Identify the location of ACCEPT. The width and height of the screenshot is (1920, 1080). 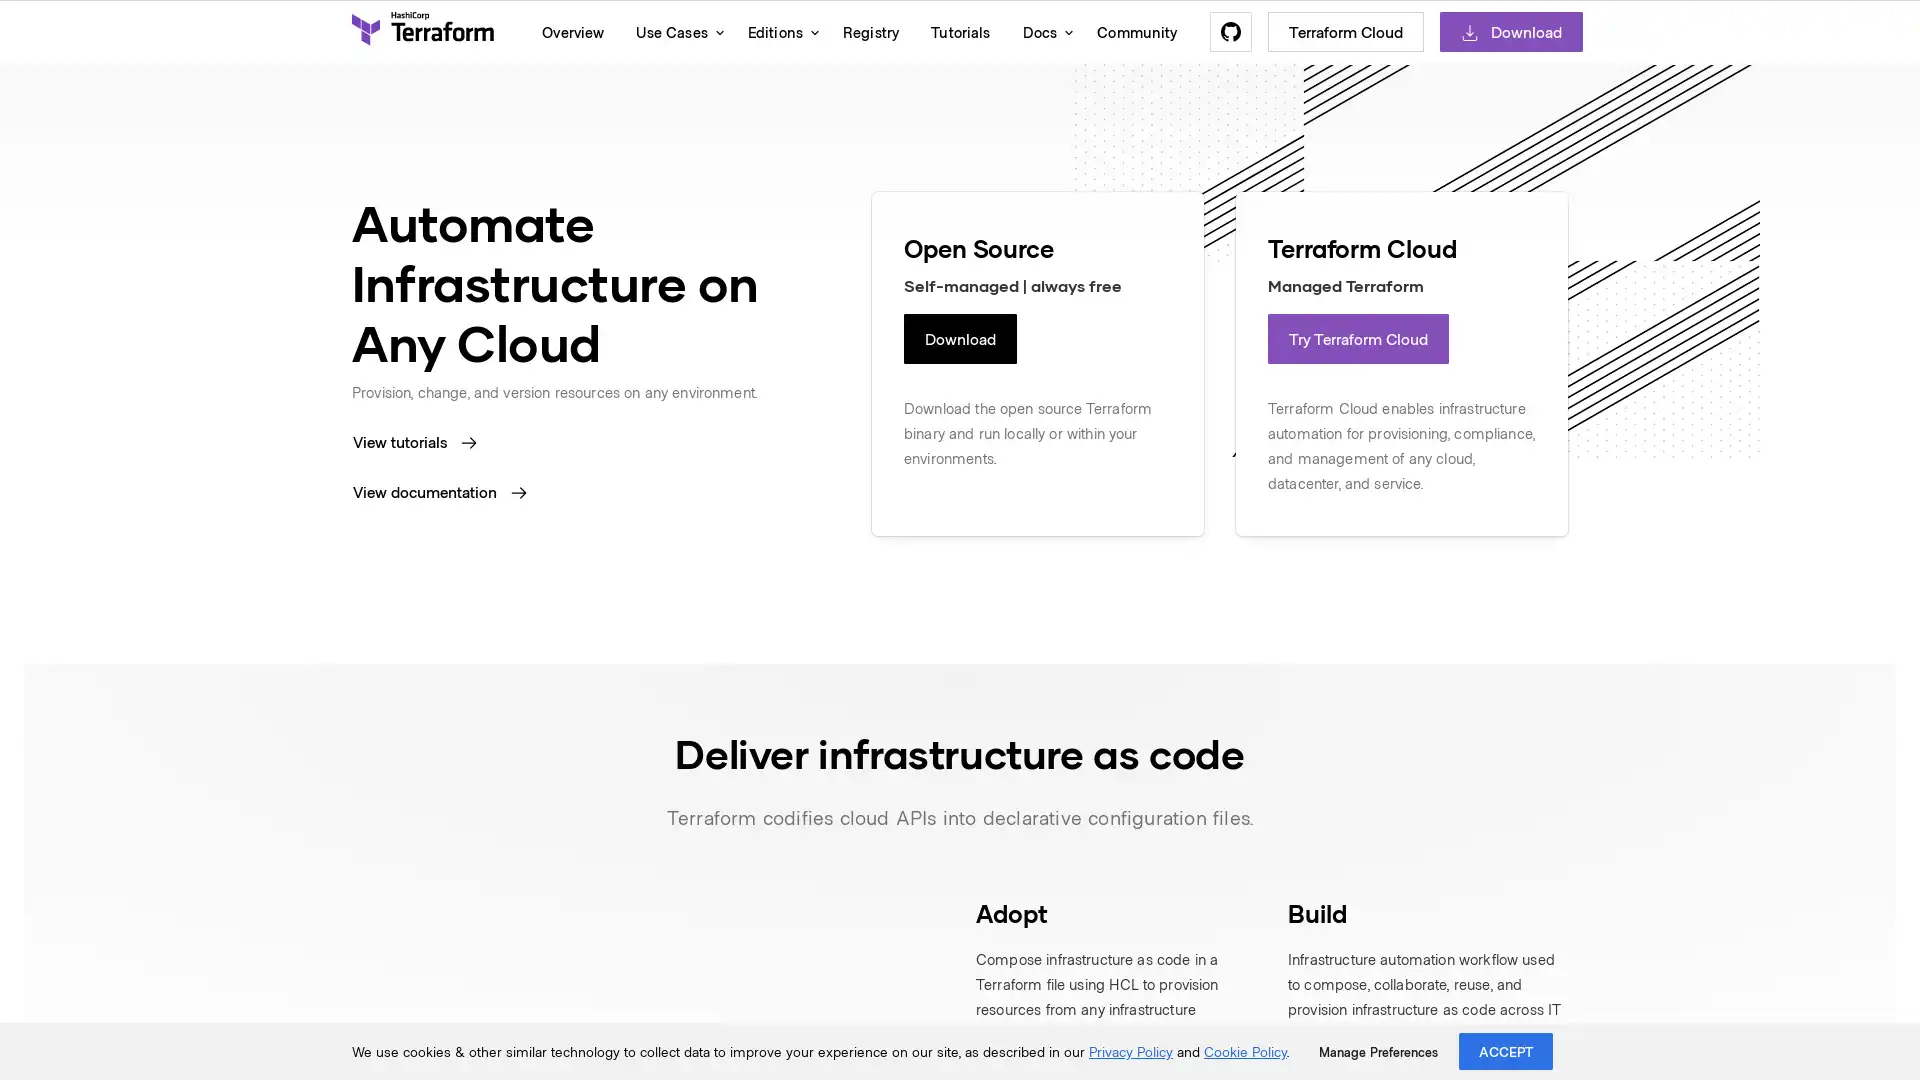
(1506, 1050).